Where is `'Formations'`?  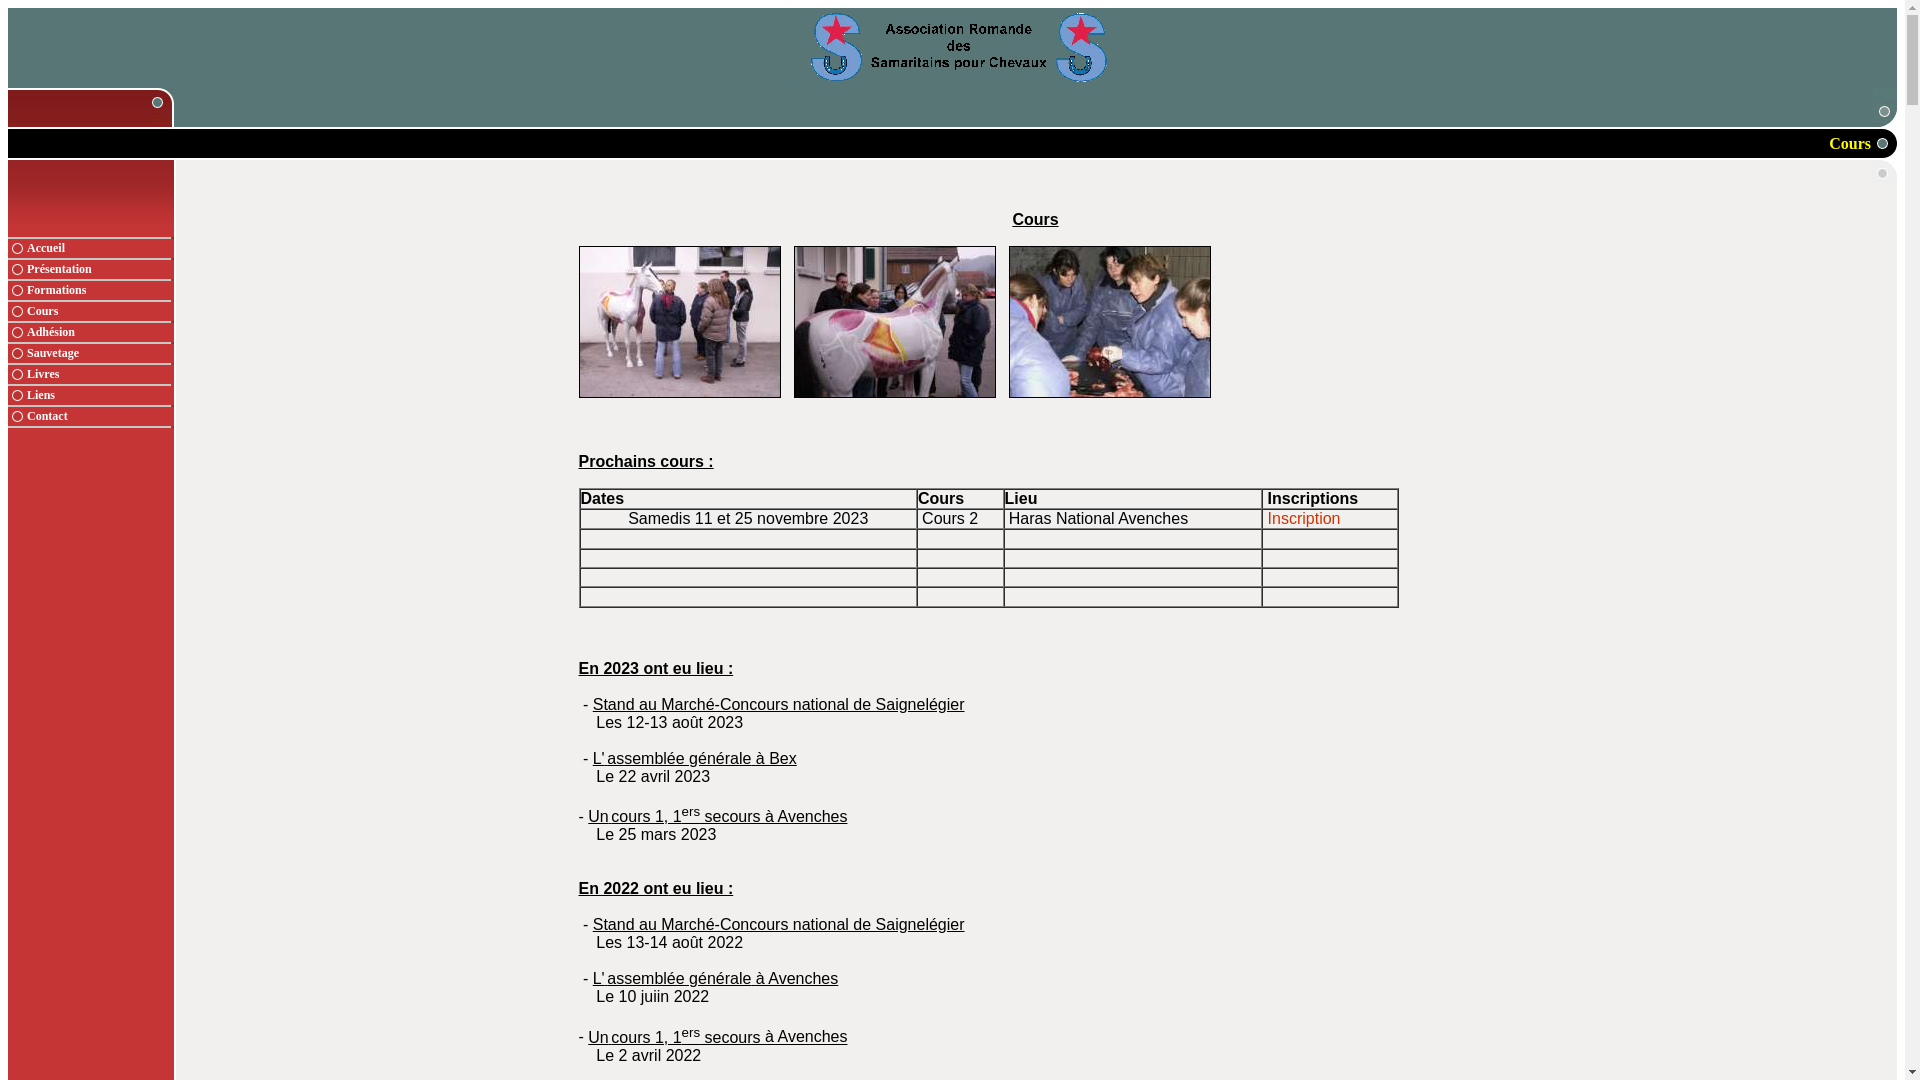
'Formations' is located at coordinates (27, 290).